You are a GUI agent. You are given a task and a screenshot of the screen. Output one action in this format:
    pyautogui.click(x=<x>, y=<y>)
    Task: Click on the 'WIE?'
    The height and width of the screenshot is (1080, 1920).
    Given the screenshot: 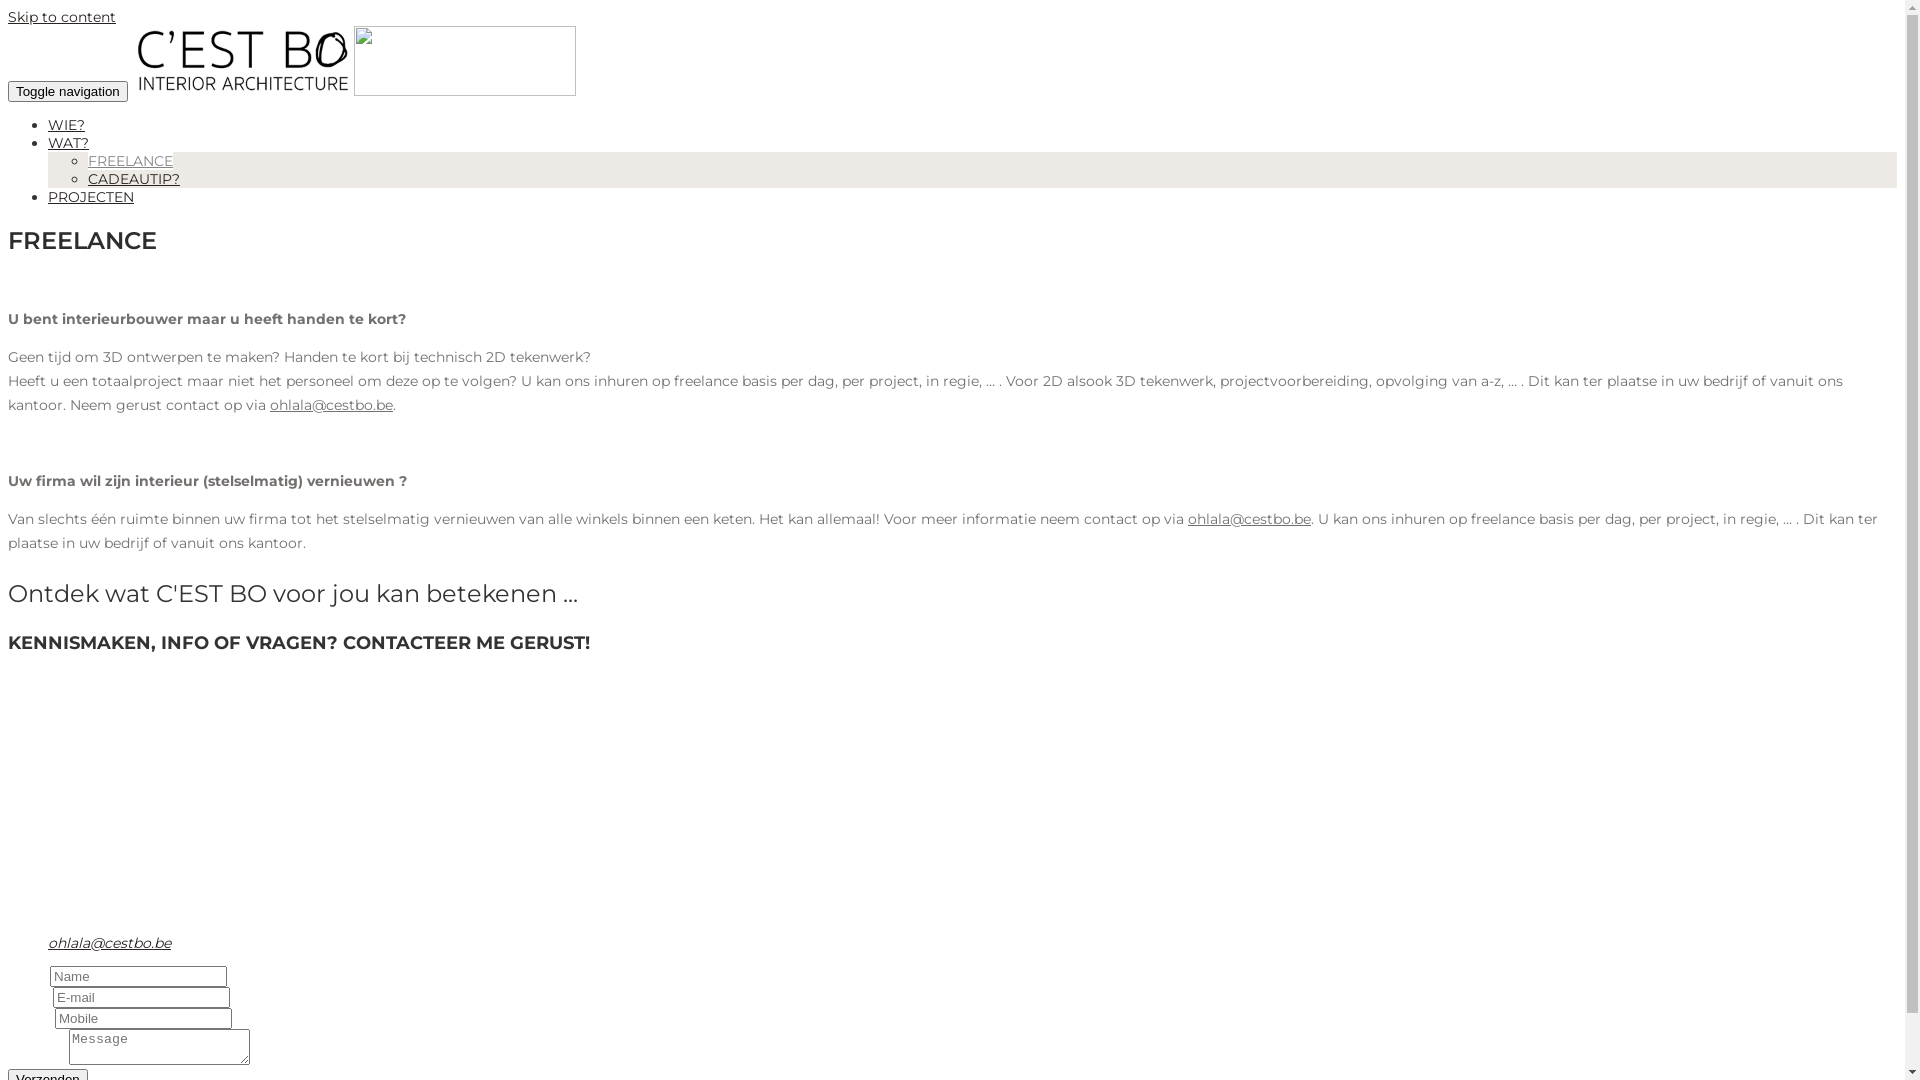 What is the action you would take?
    pyautogui.click(x=66, y=124)
    